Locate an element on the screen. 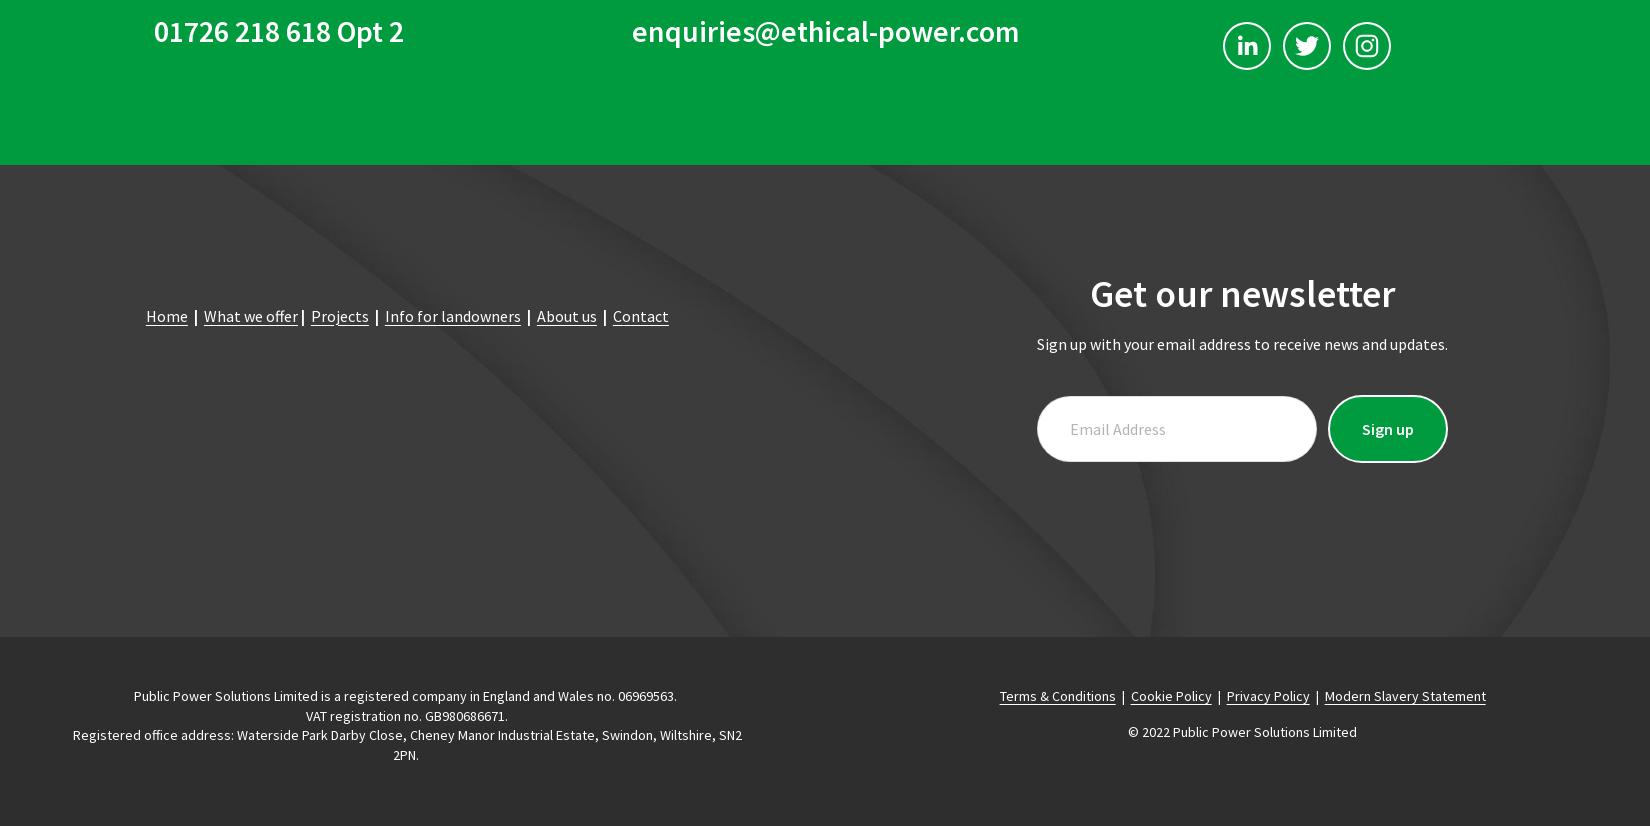 This screenshot has height=826, width=1650. '980686671' is located at coordinates (472, 714).